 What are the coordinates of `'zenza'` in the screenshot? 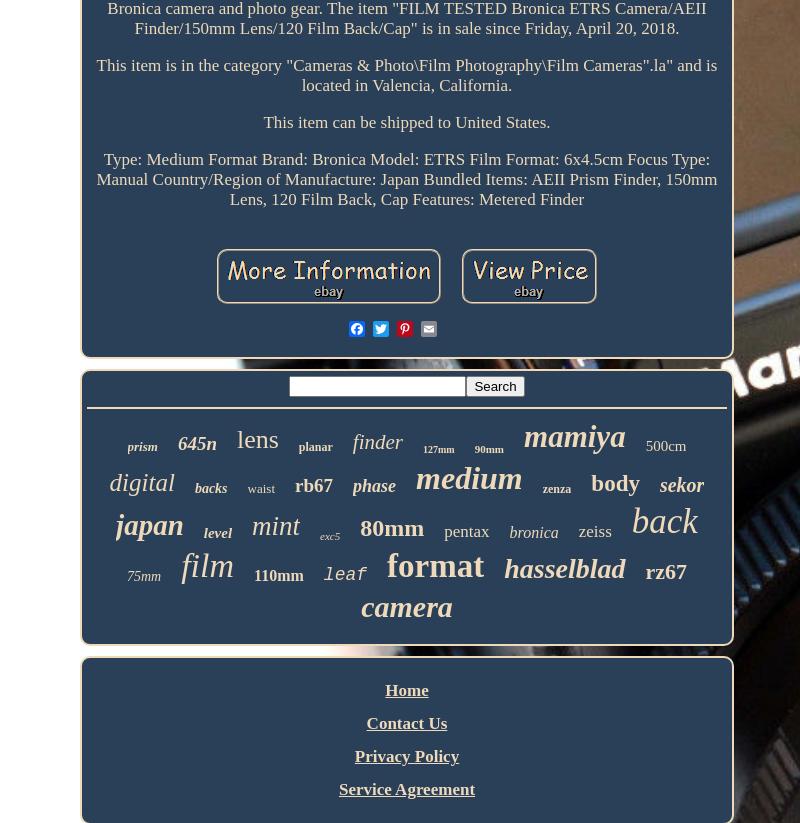 It's located at (556, 489).